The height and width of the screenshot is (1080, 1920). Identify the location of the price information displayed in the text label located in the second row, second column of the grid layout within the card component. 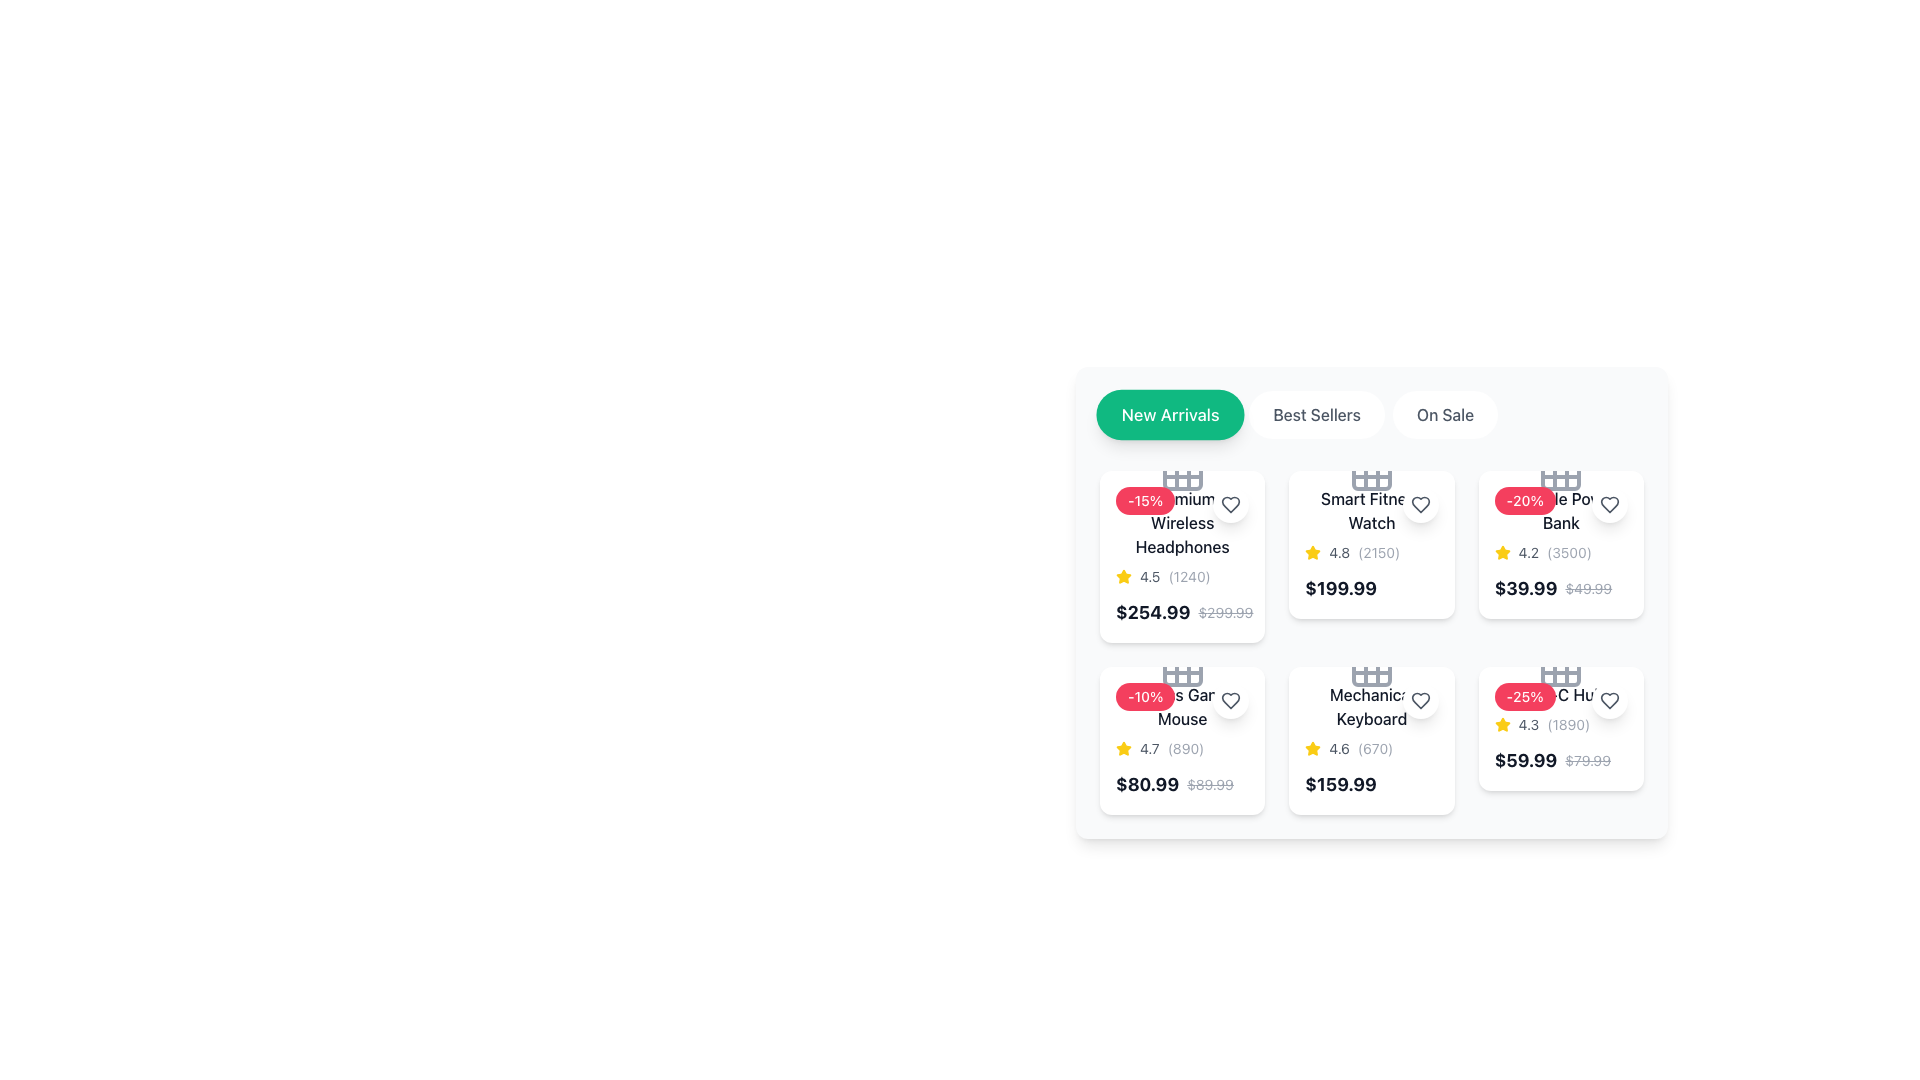
(1340, 588).